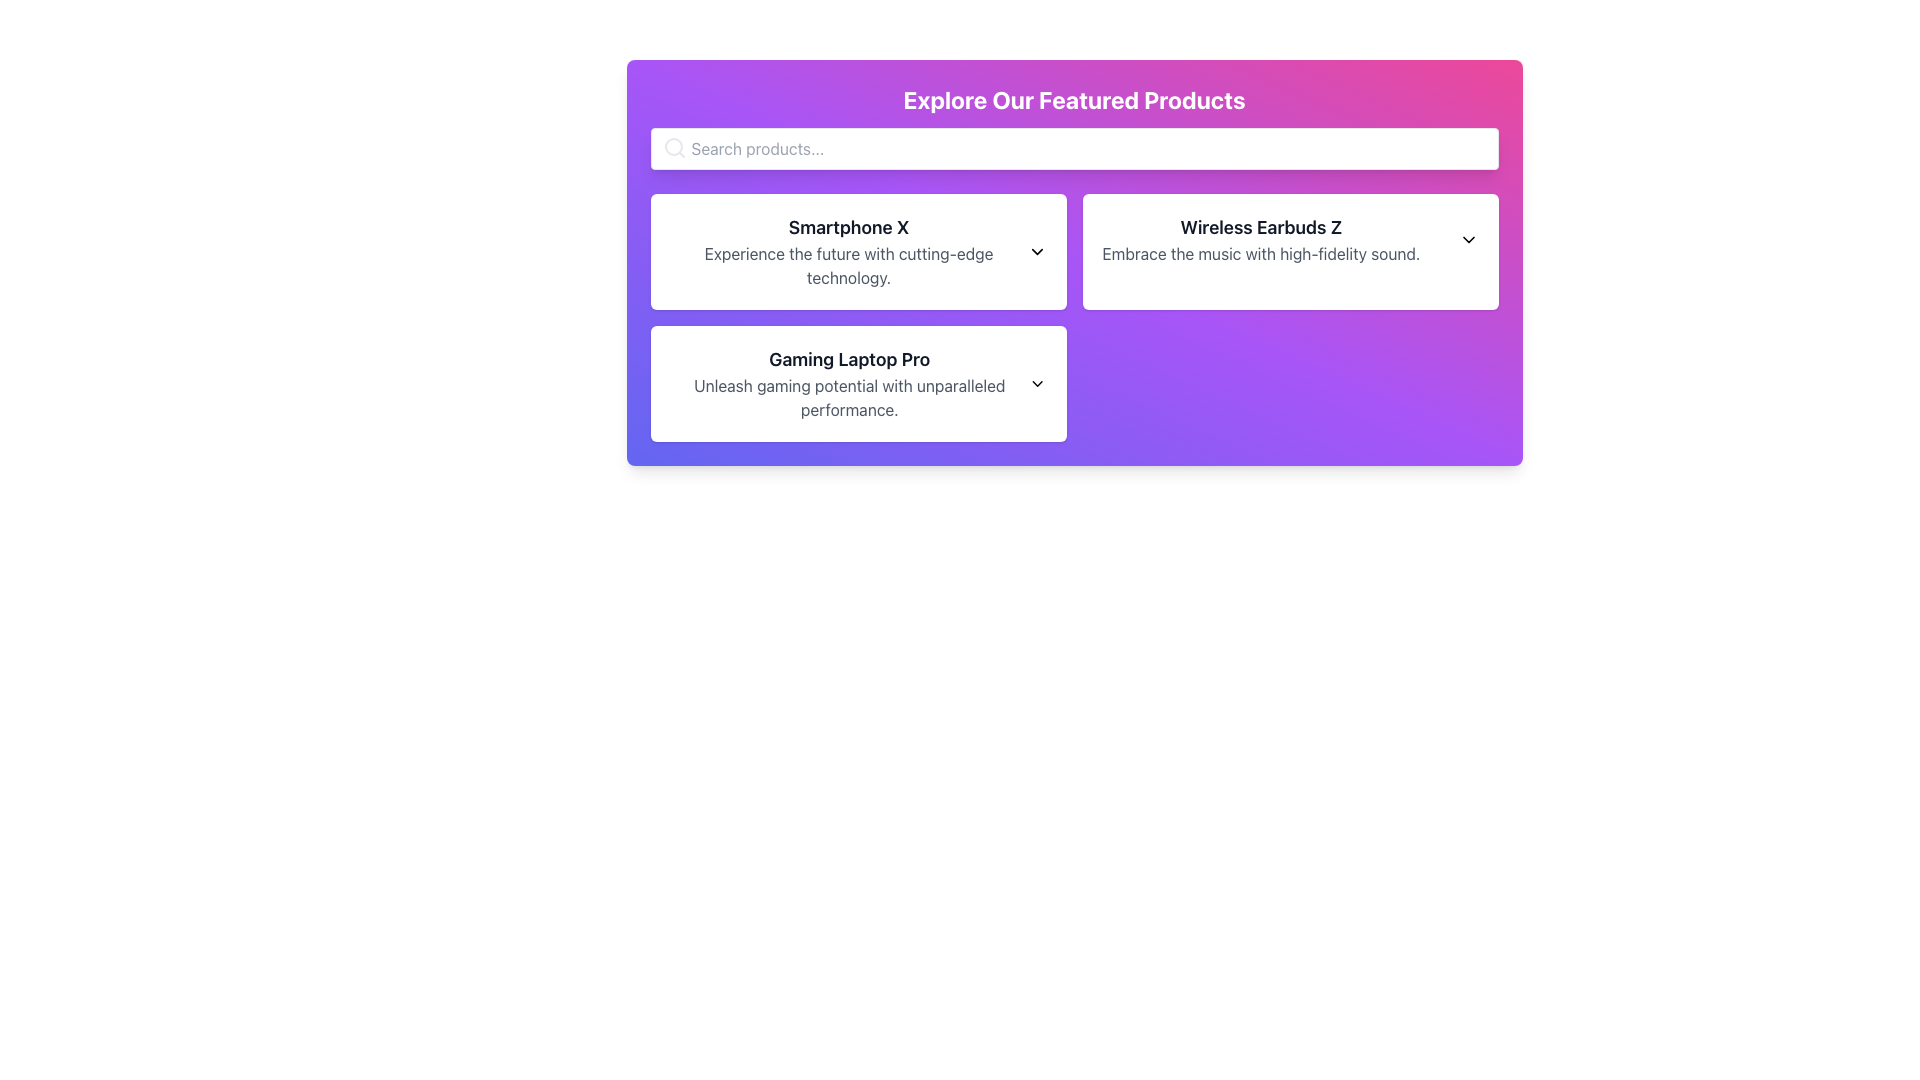 The image size is (1920, 1080). I want to click on the icon located on the far-right side of the 'Gaming Laptop Pro' section, which serves as a visual indicator for expanding or revealing additional content, so click(1037, 384).